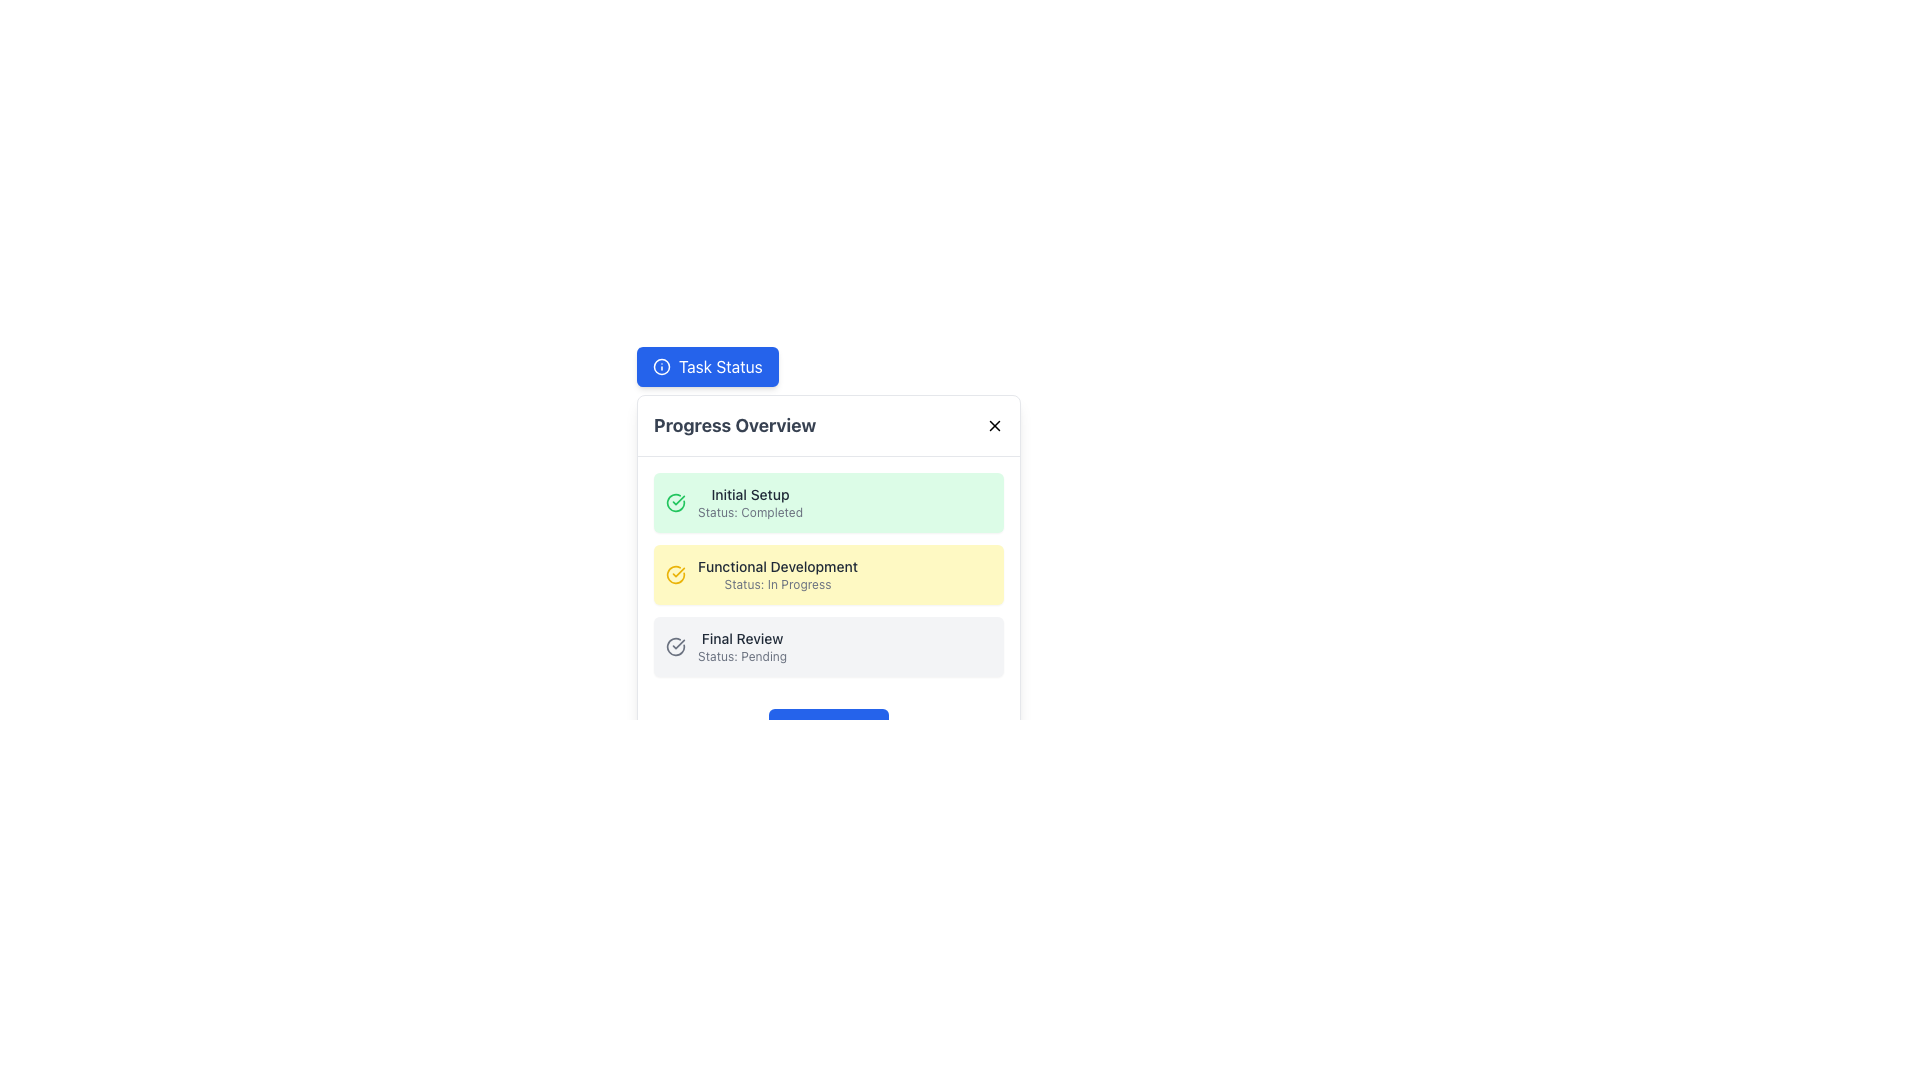 This screenshot has width=1920, height=1080. I want to click on the button located at the bottom of the 'Progress Overview' dialog, so click(829, 726).